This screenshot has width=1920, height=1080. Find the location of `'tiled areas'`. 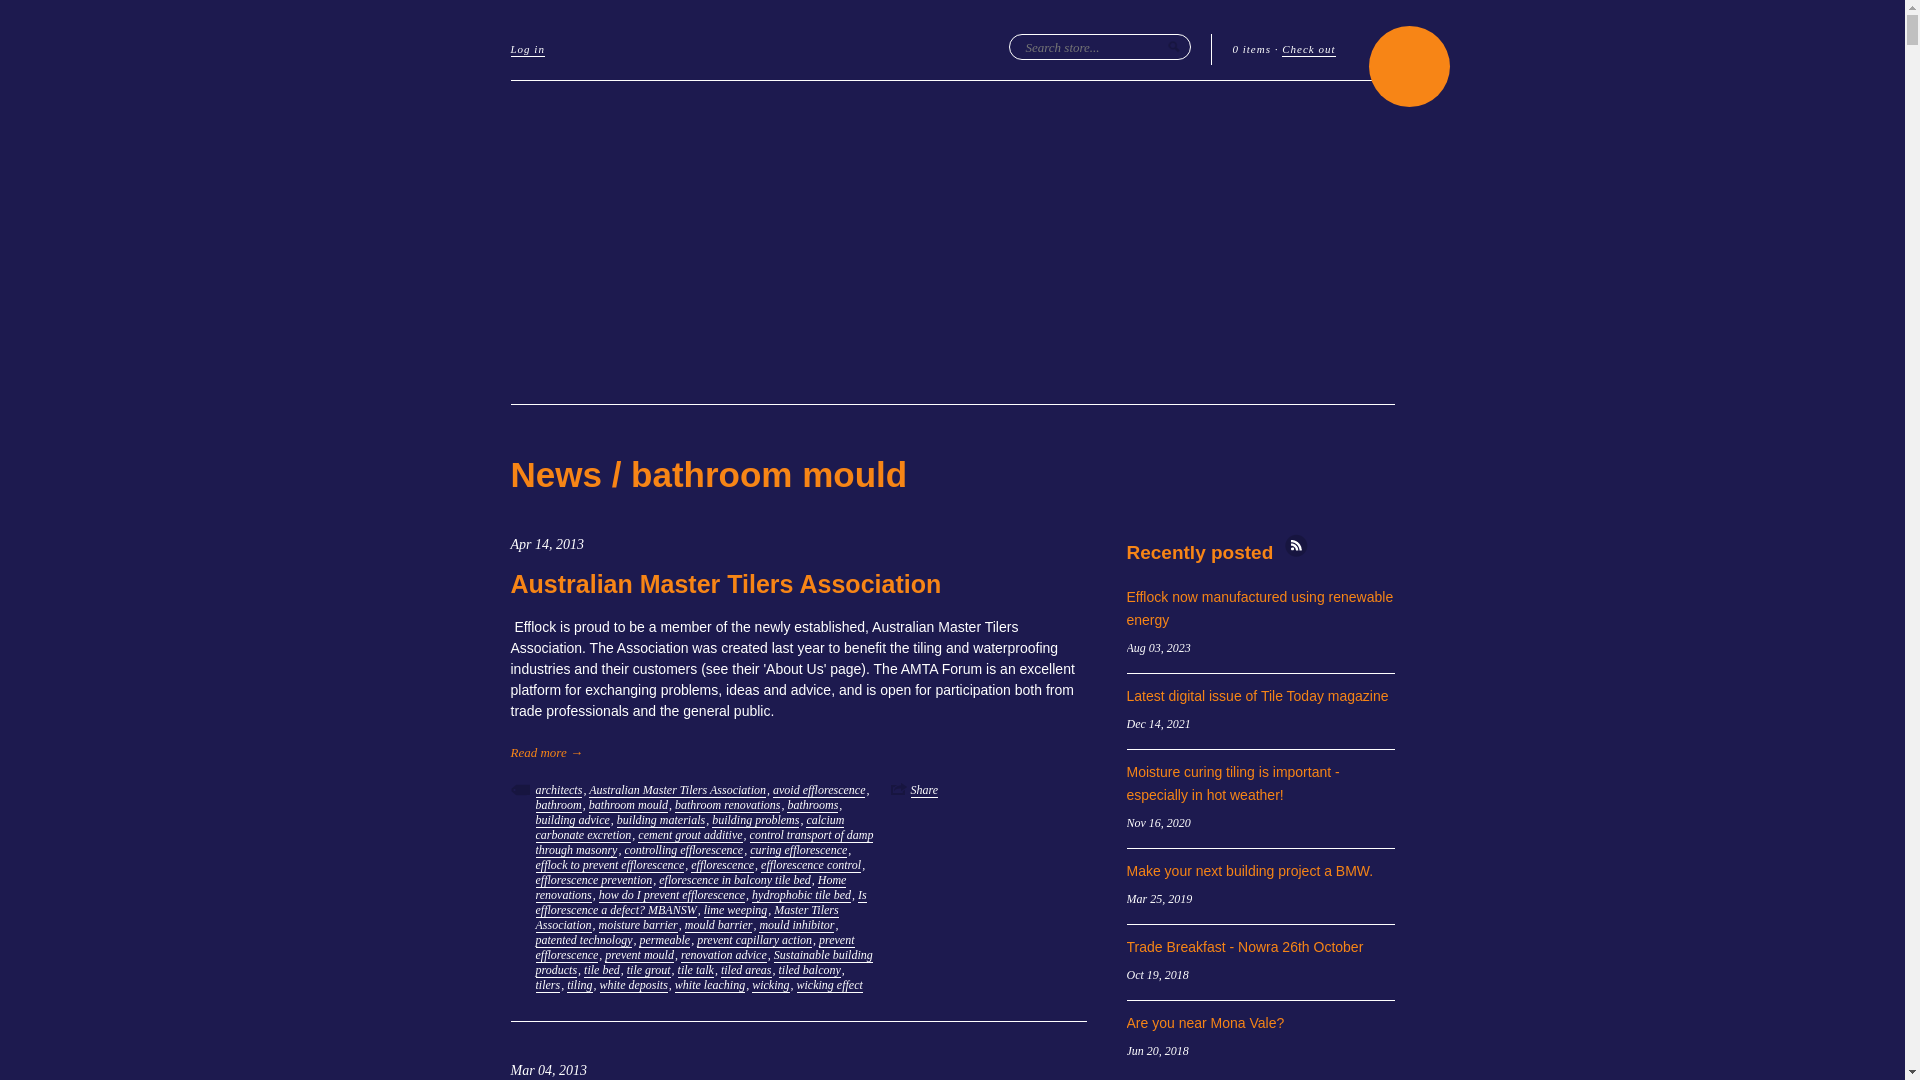

'tiled areas' is located at coordinates (720, 969).